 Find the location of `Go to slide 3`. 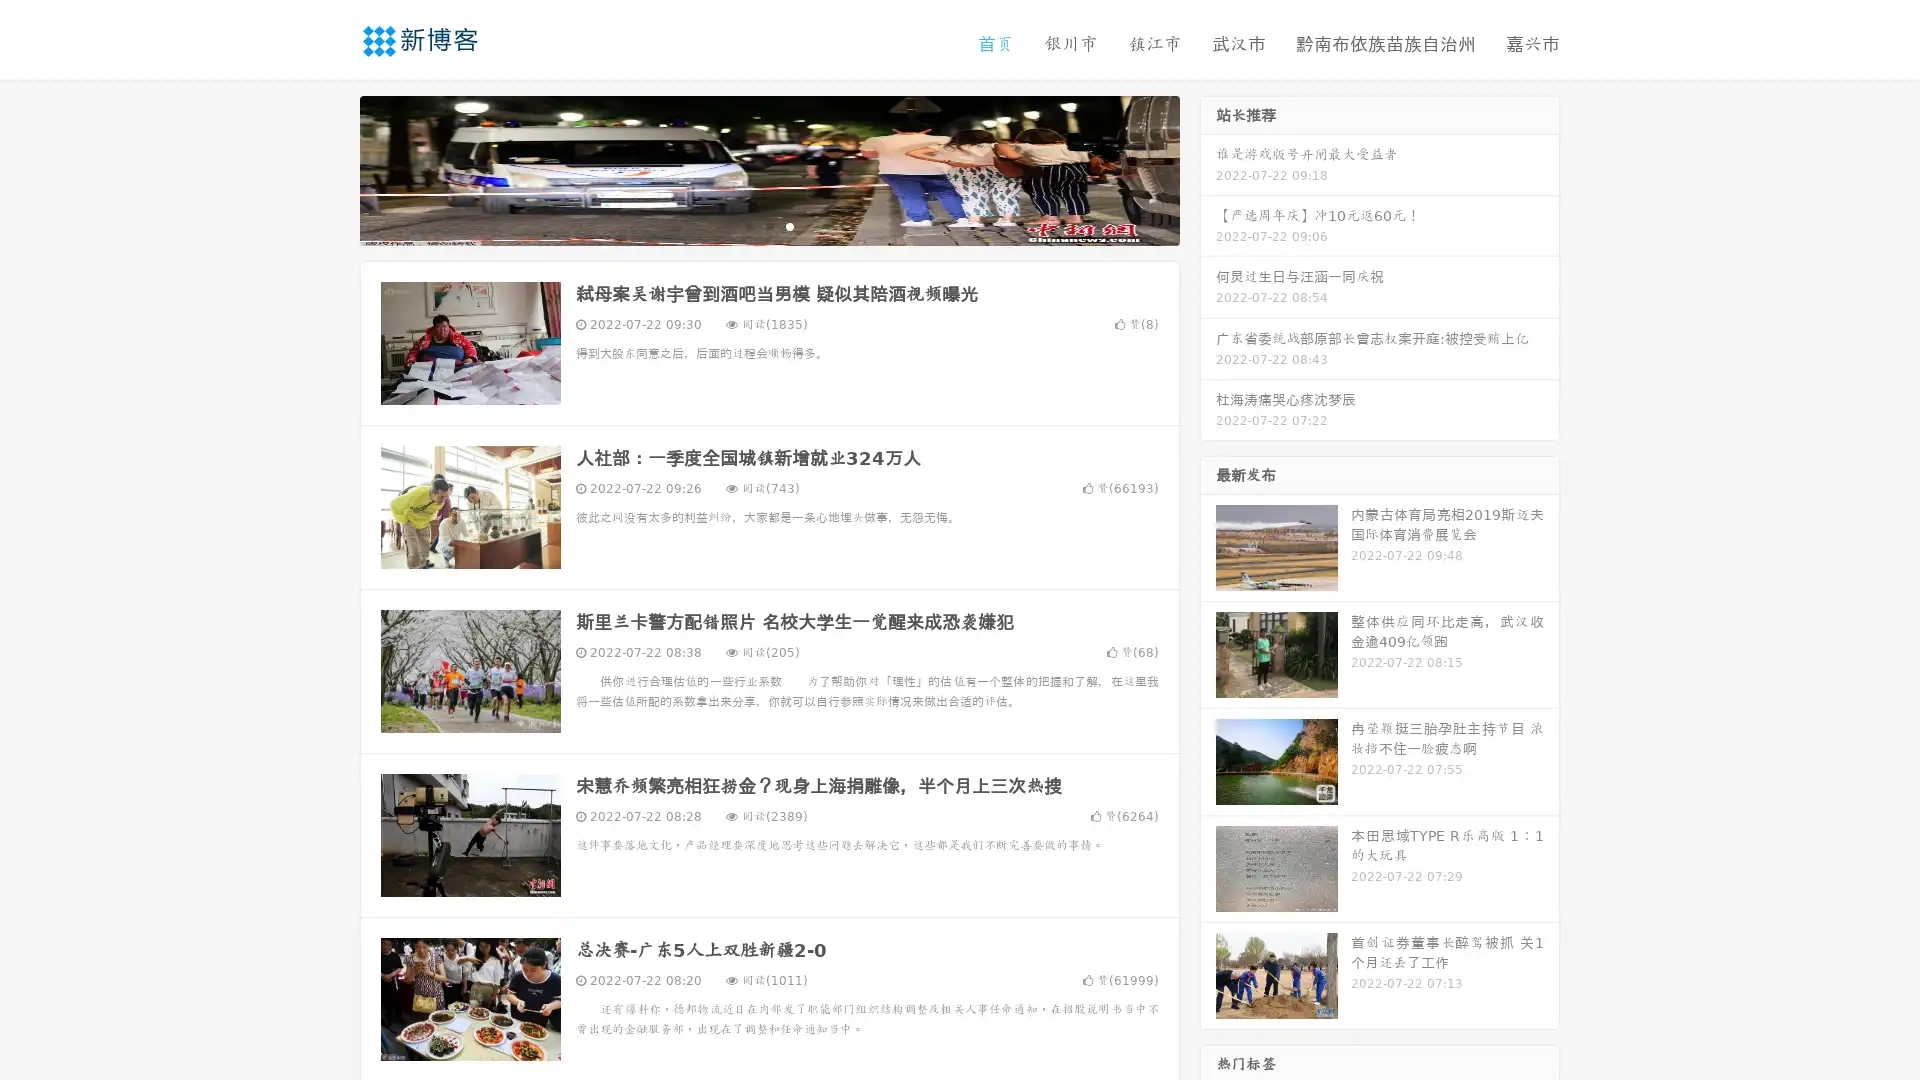

Go to slide 3 is located at coordinates (789, 225).